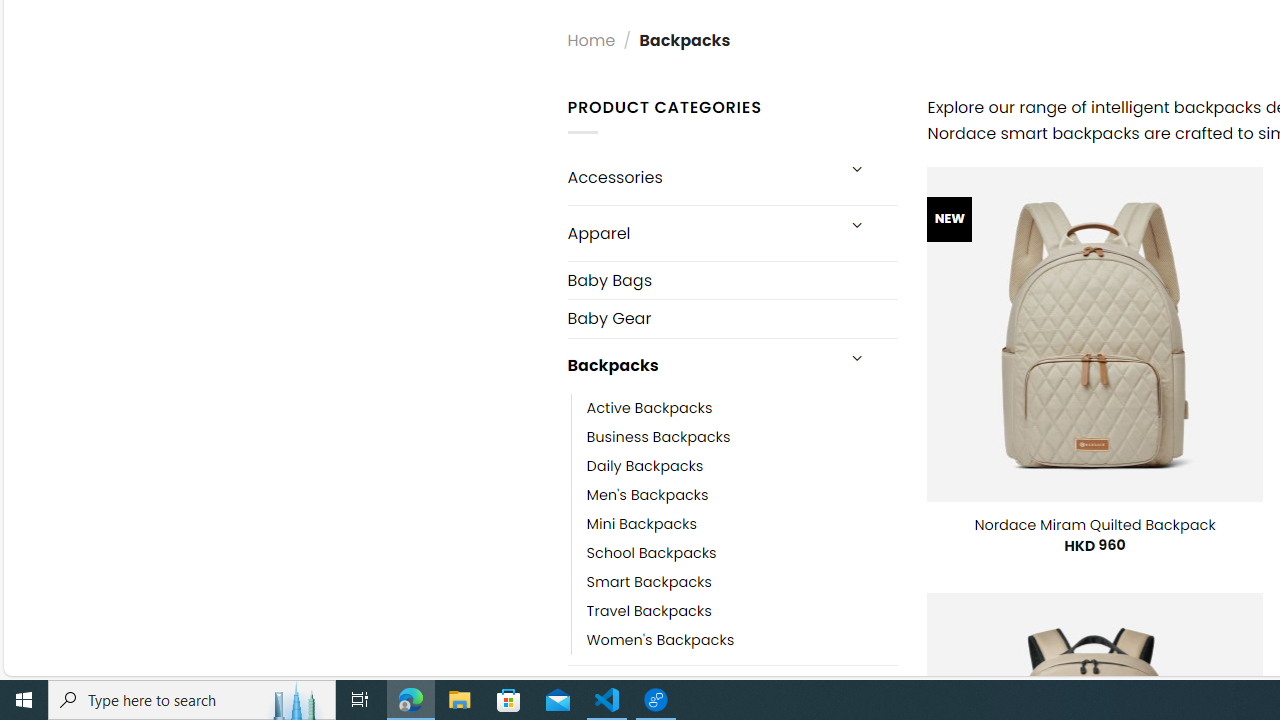 The height and width of the screenshot is (720, 1280). Describe the element at coordinates (700, 232) in the screenshot. I see `'Apparel'` at that location.